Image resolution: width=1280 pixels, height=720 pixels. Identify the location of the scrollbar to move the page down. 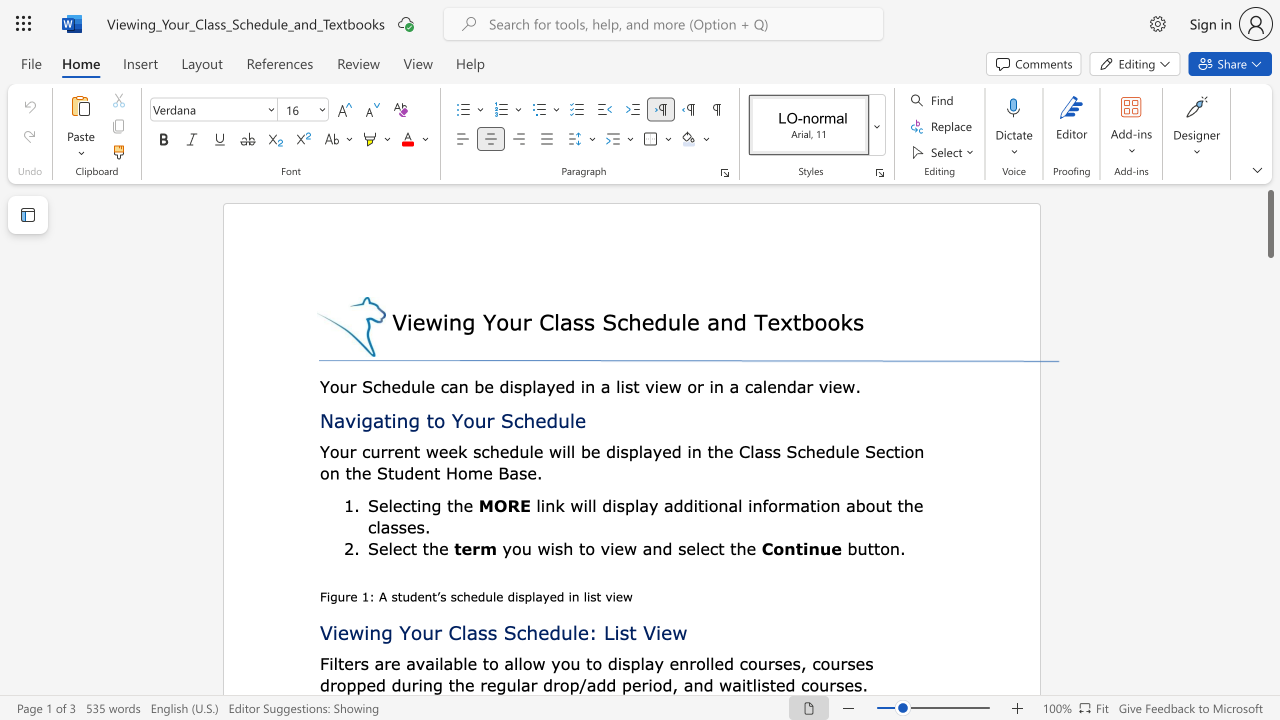
(1269, 678).